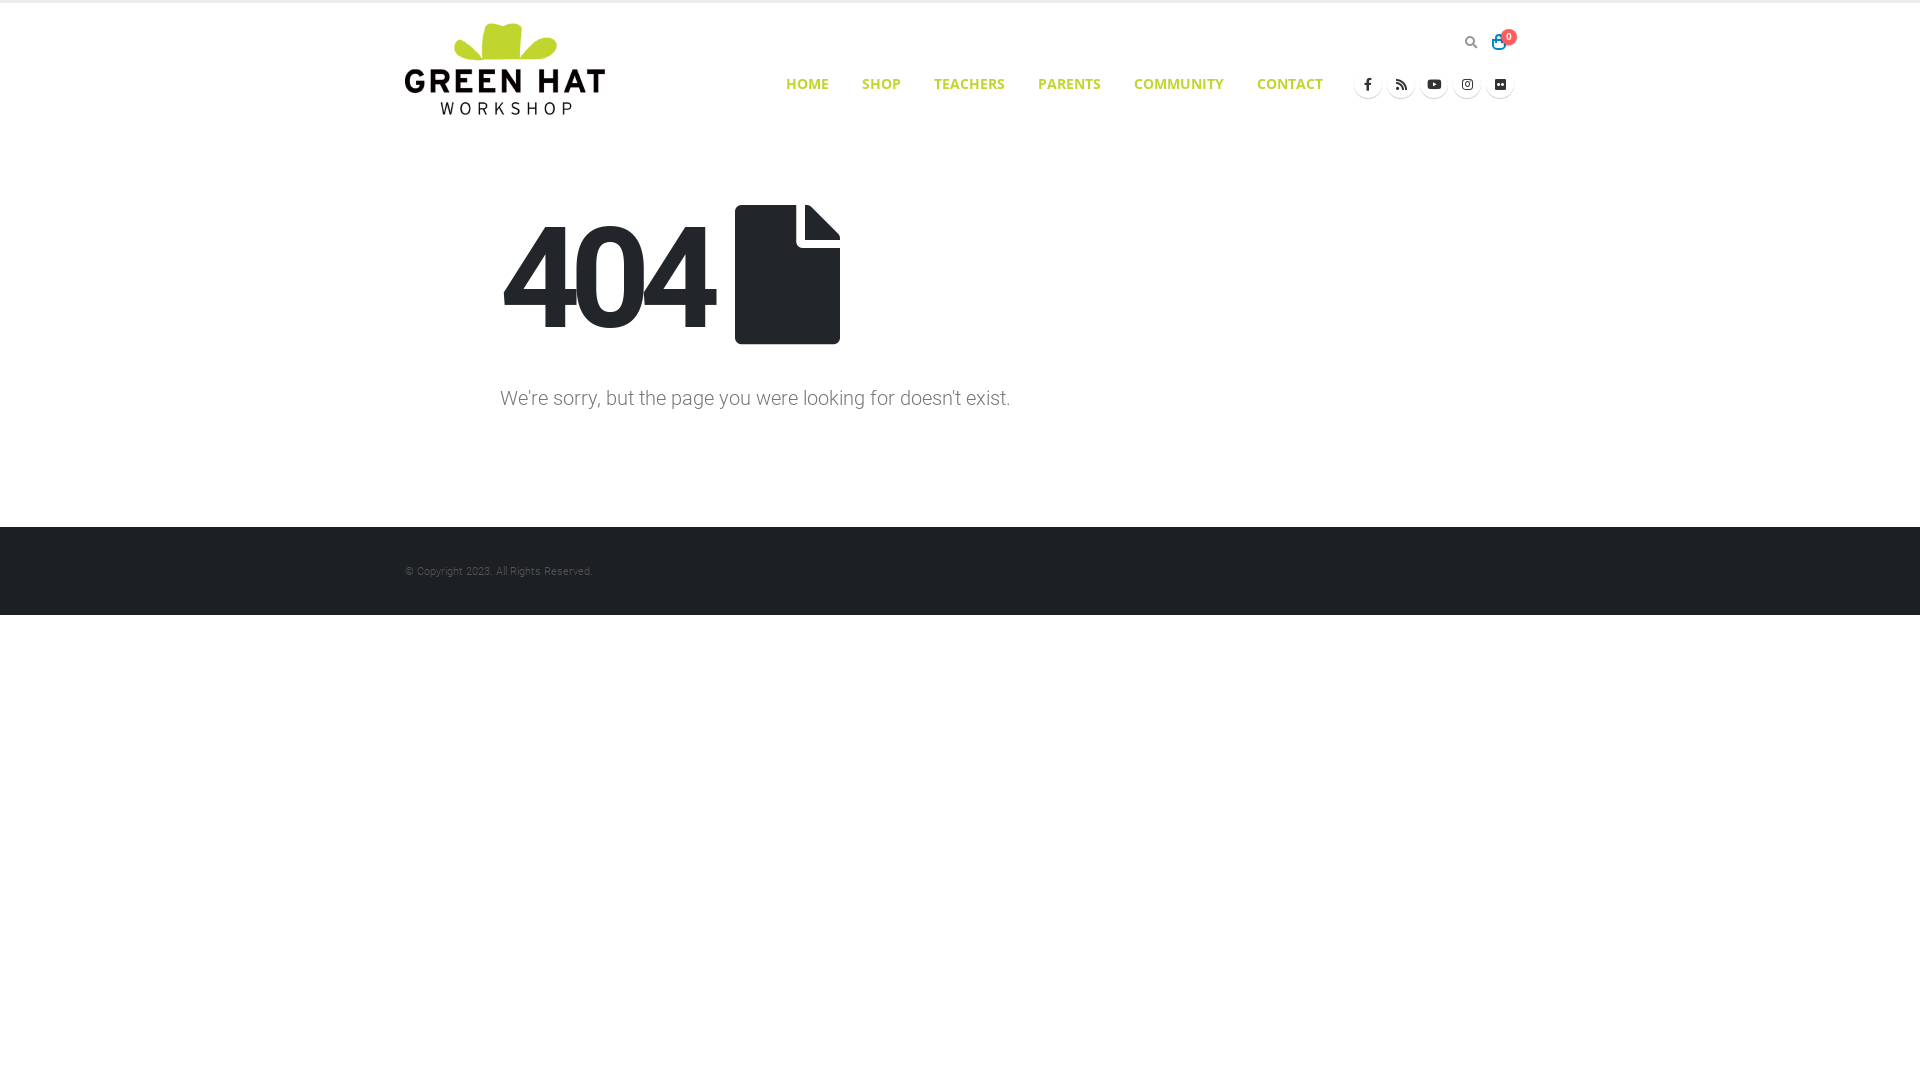 Image resolution: width=1920 pixels, height=1080 pixels. What do you see at coordinates (1179, 83) in the screenshot?
I see `'COMMUNITY'` at bounding box center [1179, 83].